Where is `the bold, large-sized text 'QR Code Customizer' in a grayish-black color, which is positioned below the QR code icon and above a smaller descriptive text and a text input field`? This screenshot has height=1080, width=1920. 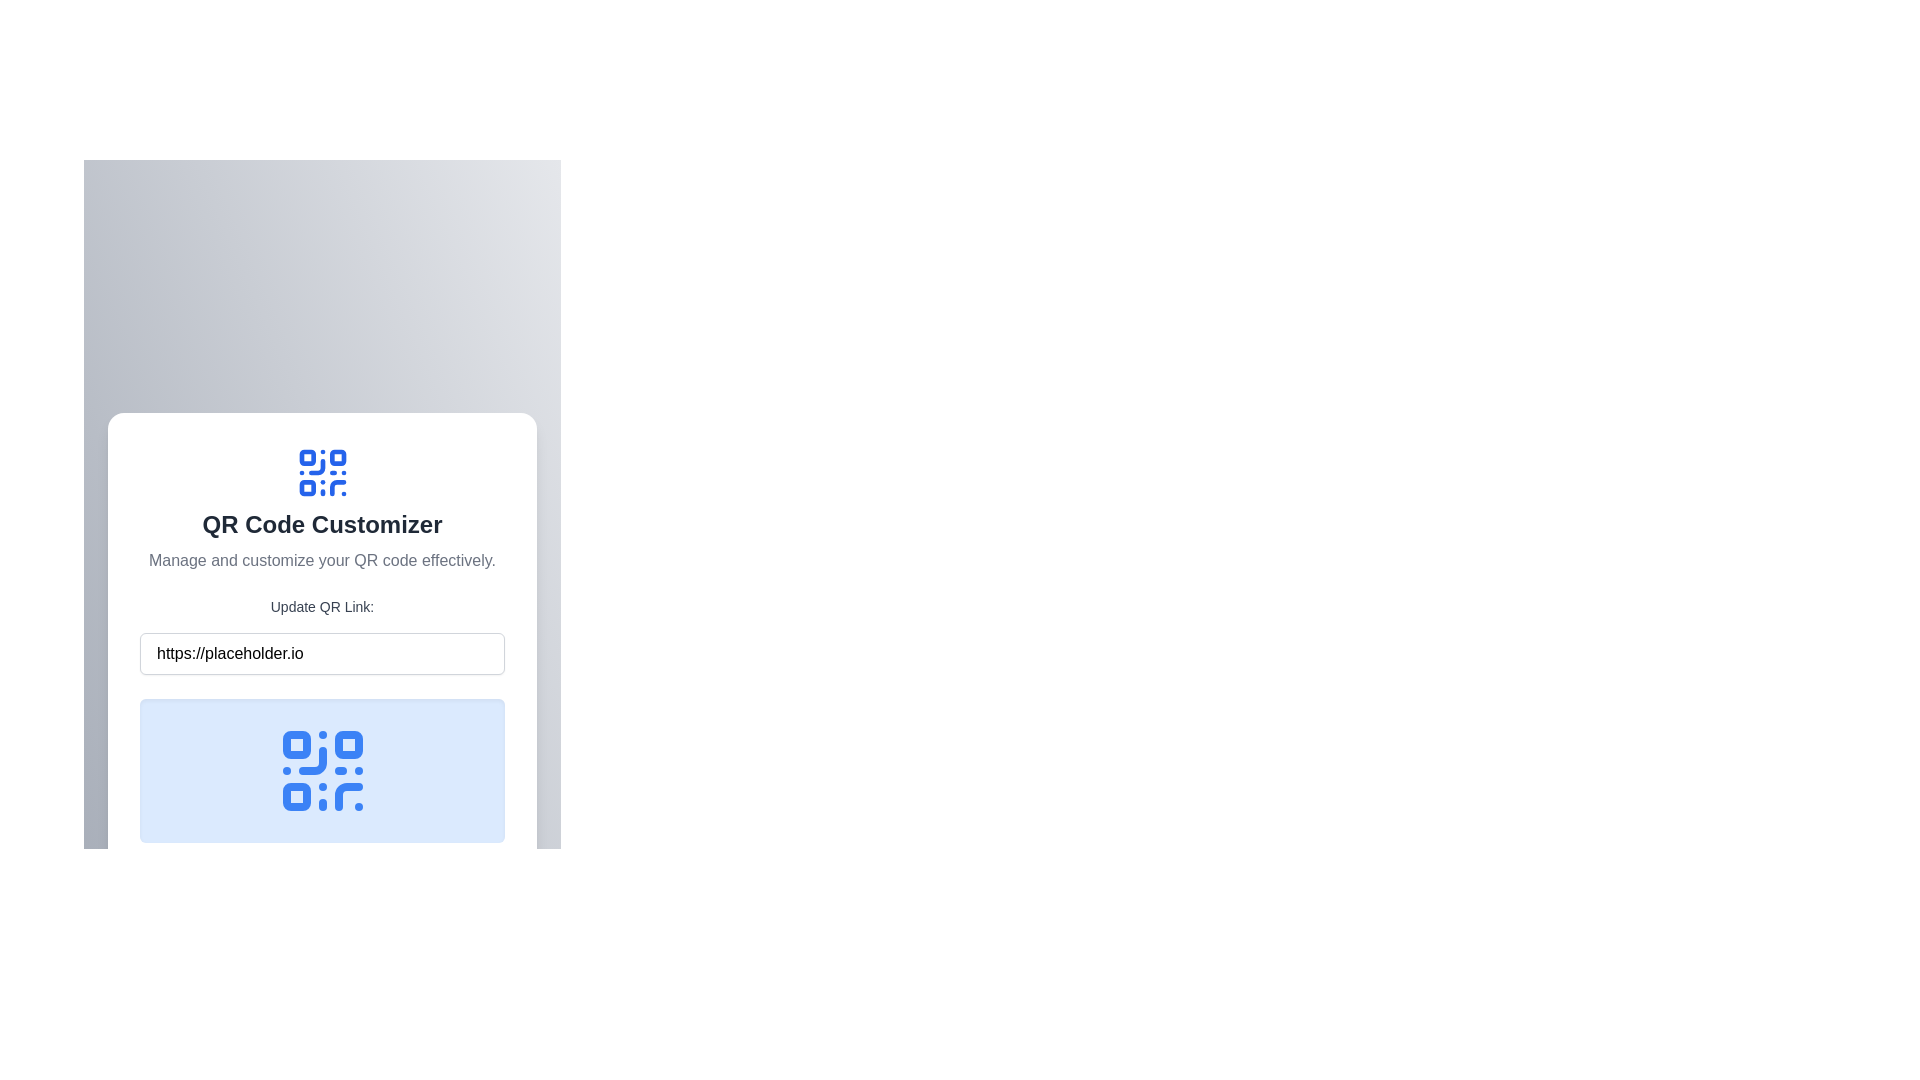
the bold, large-sized text 'QR Code Customizer' in a grayish-black color, which is positioned below the QR code icon and above a smaller descriptive text and a text input field is located at coordinates (322, 523).